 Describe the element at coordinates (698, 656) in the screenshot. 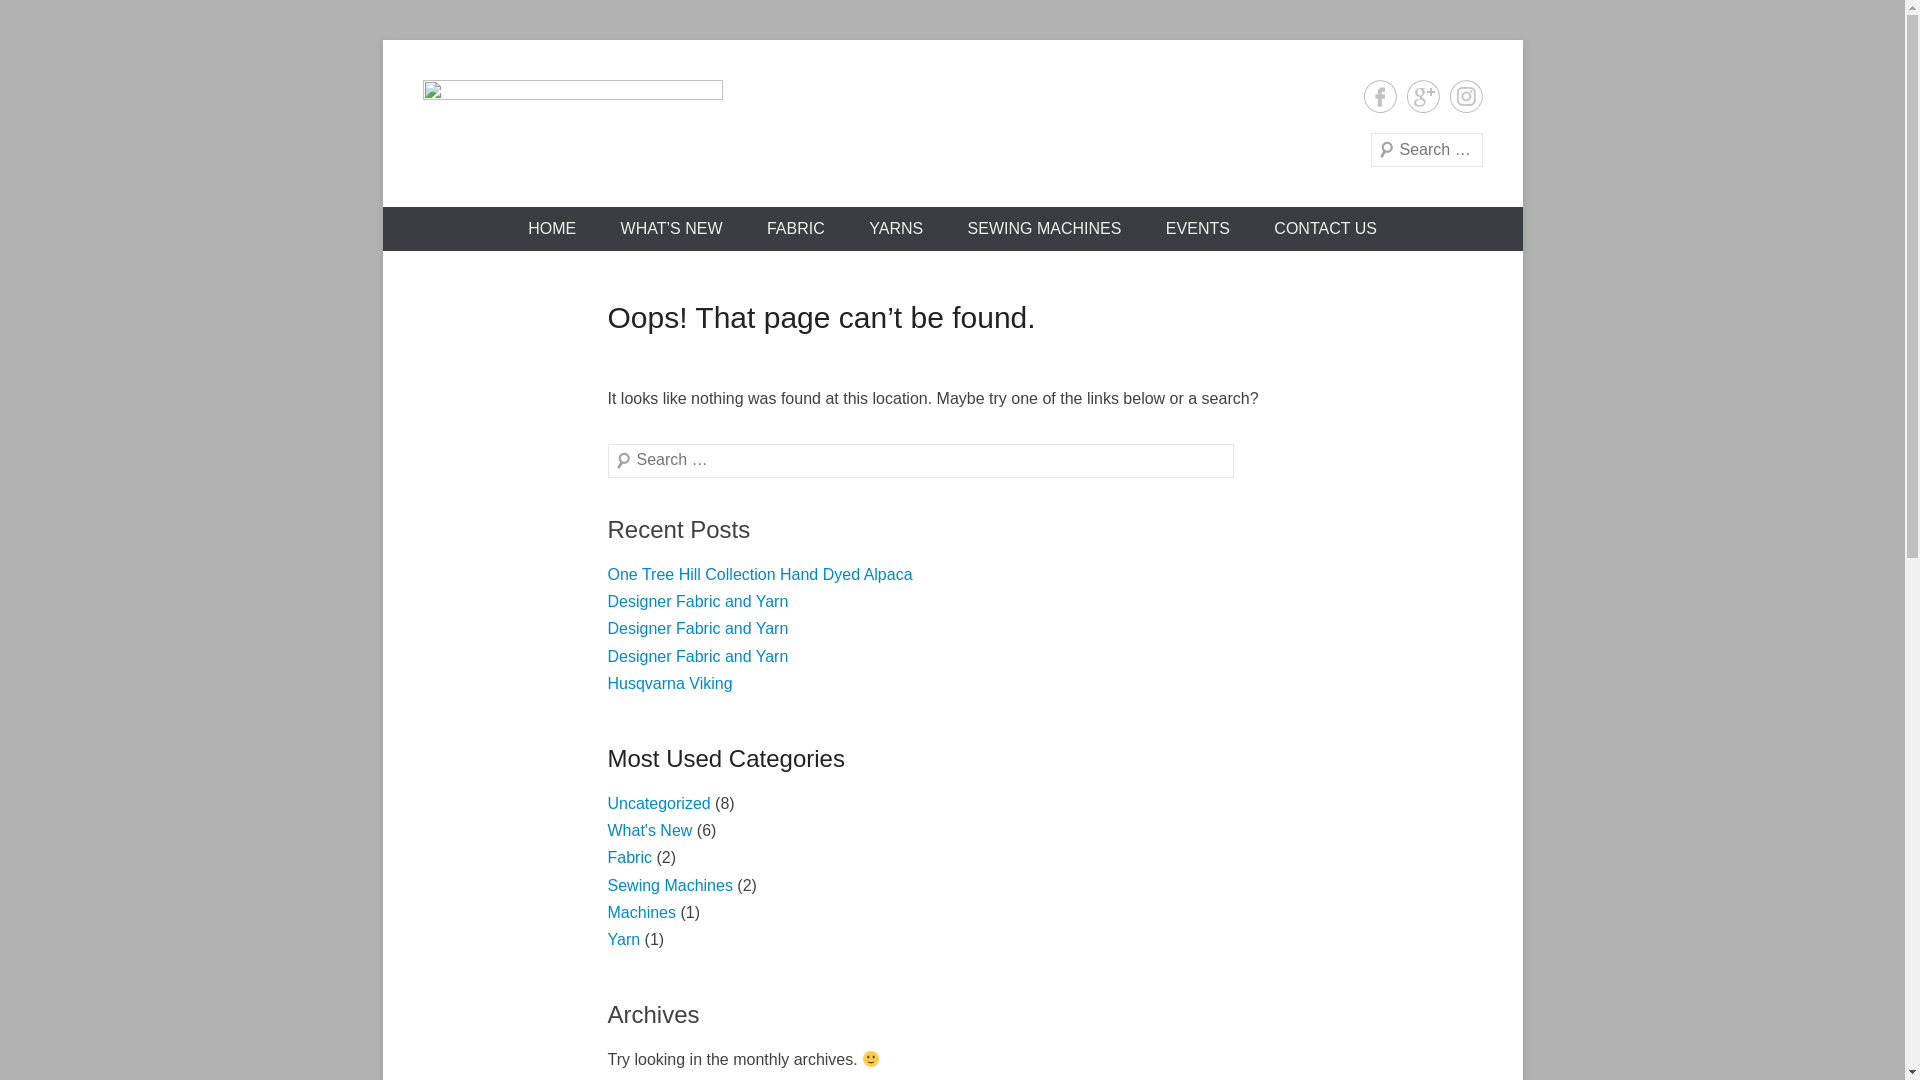

I see `'Designer Fabric and Yarn'` at that location.